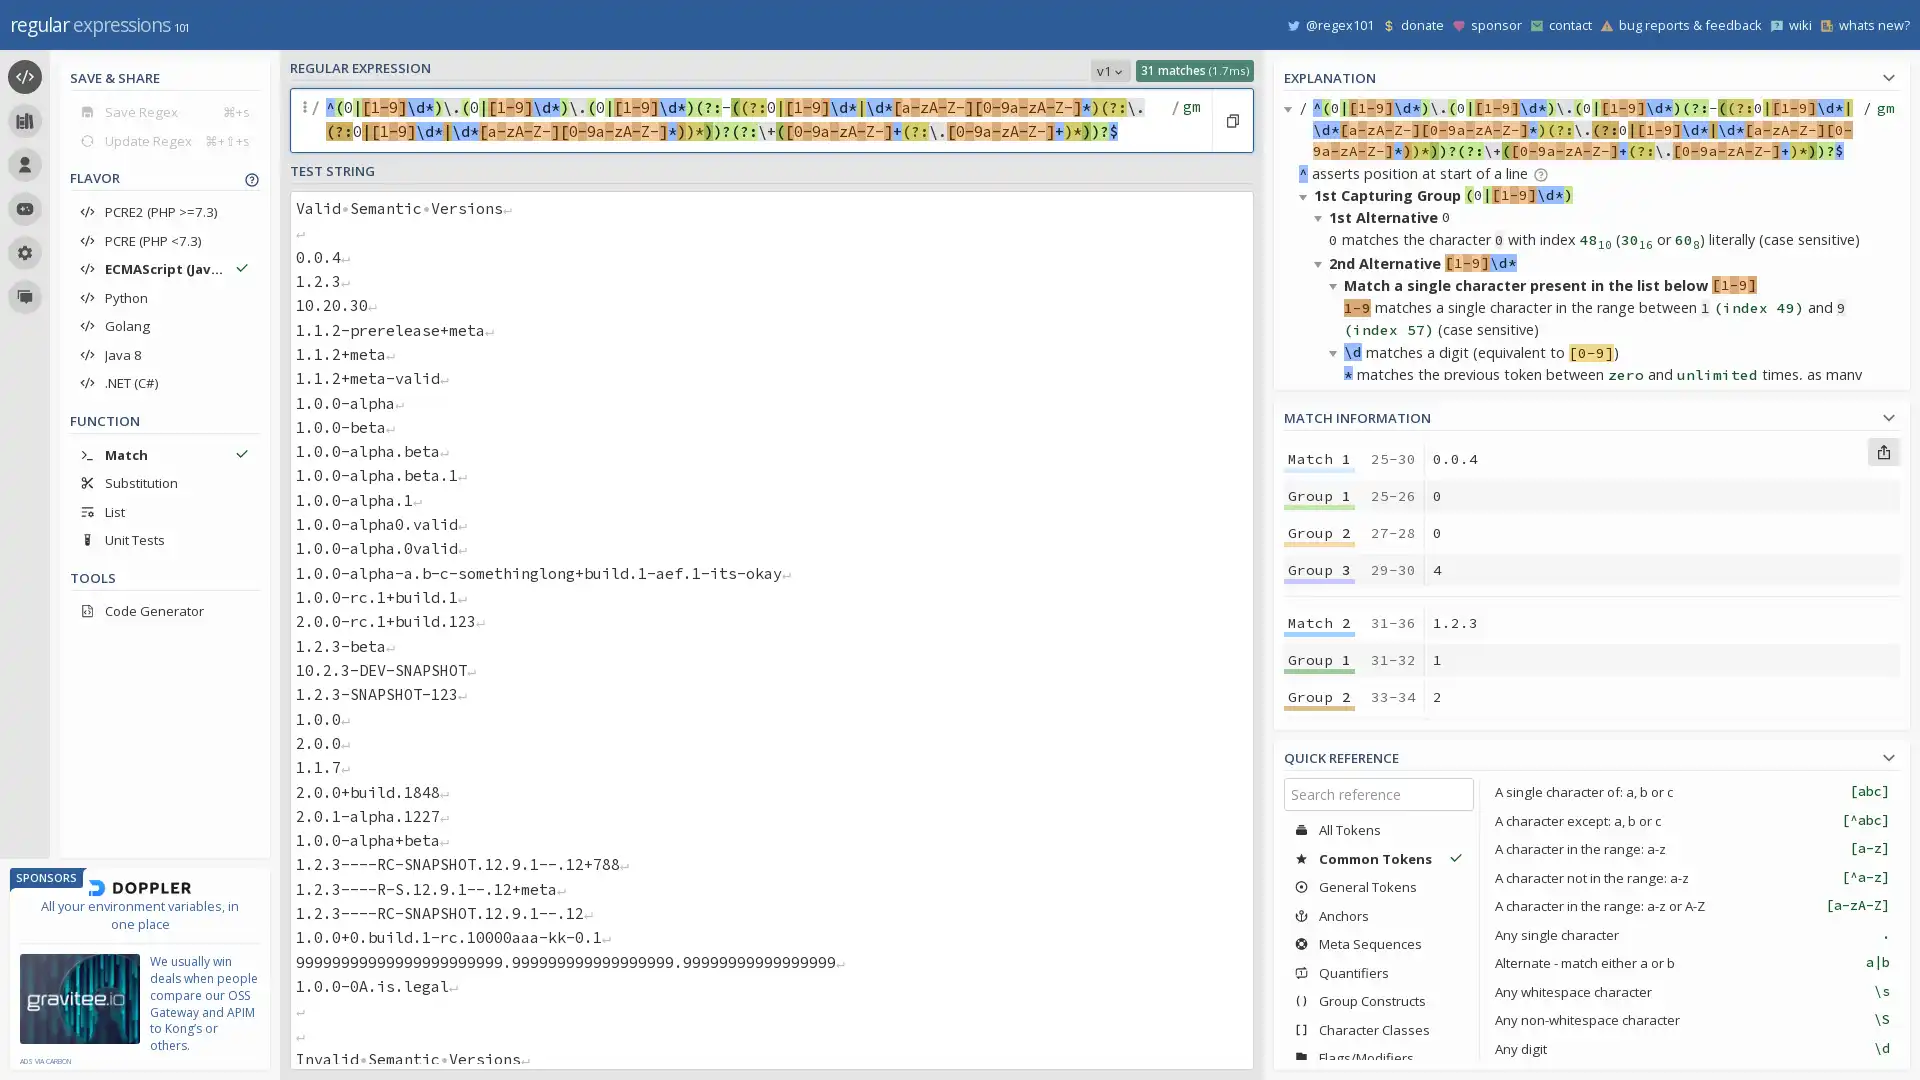 Image resolution: width=1920 pixels, height=1080 pixels. What do you see at coordinates (1377, 857) in the screenshot?
I see `Common Tokens` at bounding box center [1377, 857].